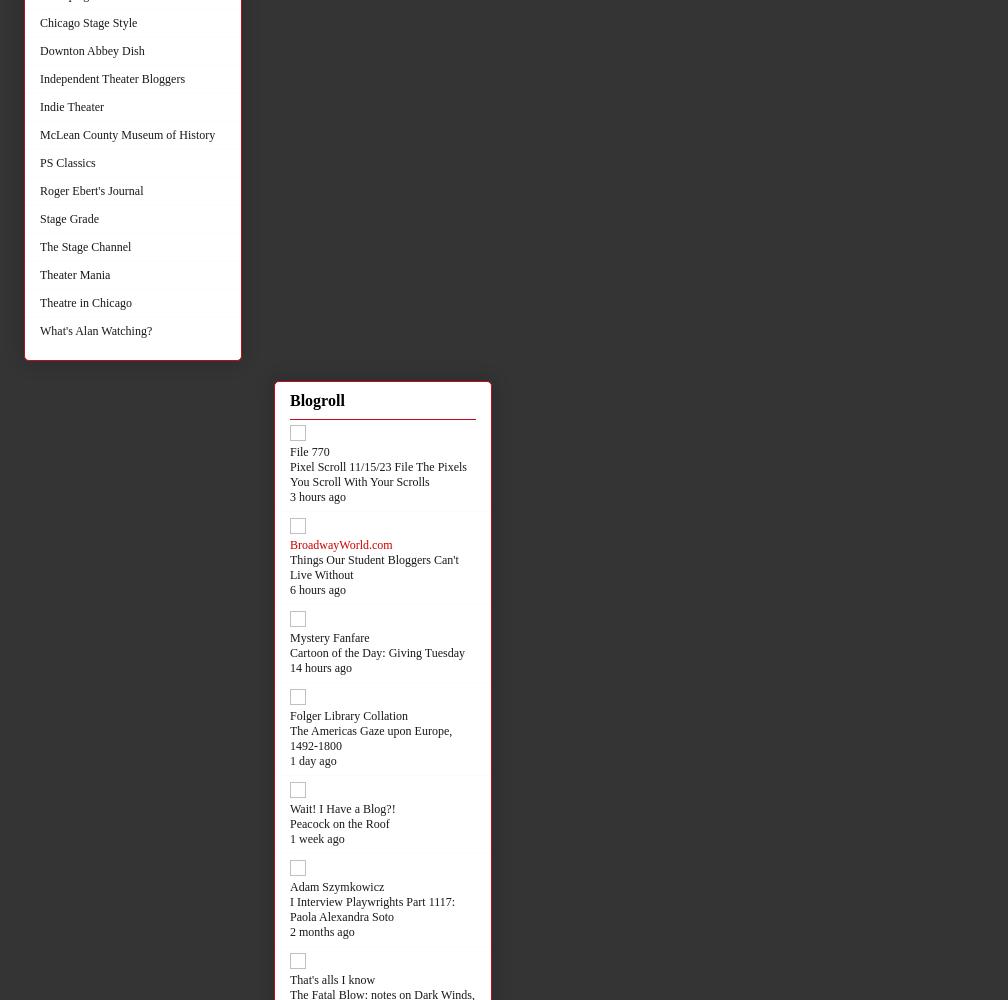  Describe the element at coordinates (321, 931) in the screenshot. I see `'2 months ago'` at that location.